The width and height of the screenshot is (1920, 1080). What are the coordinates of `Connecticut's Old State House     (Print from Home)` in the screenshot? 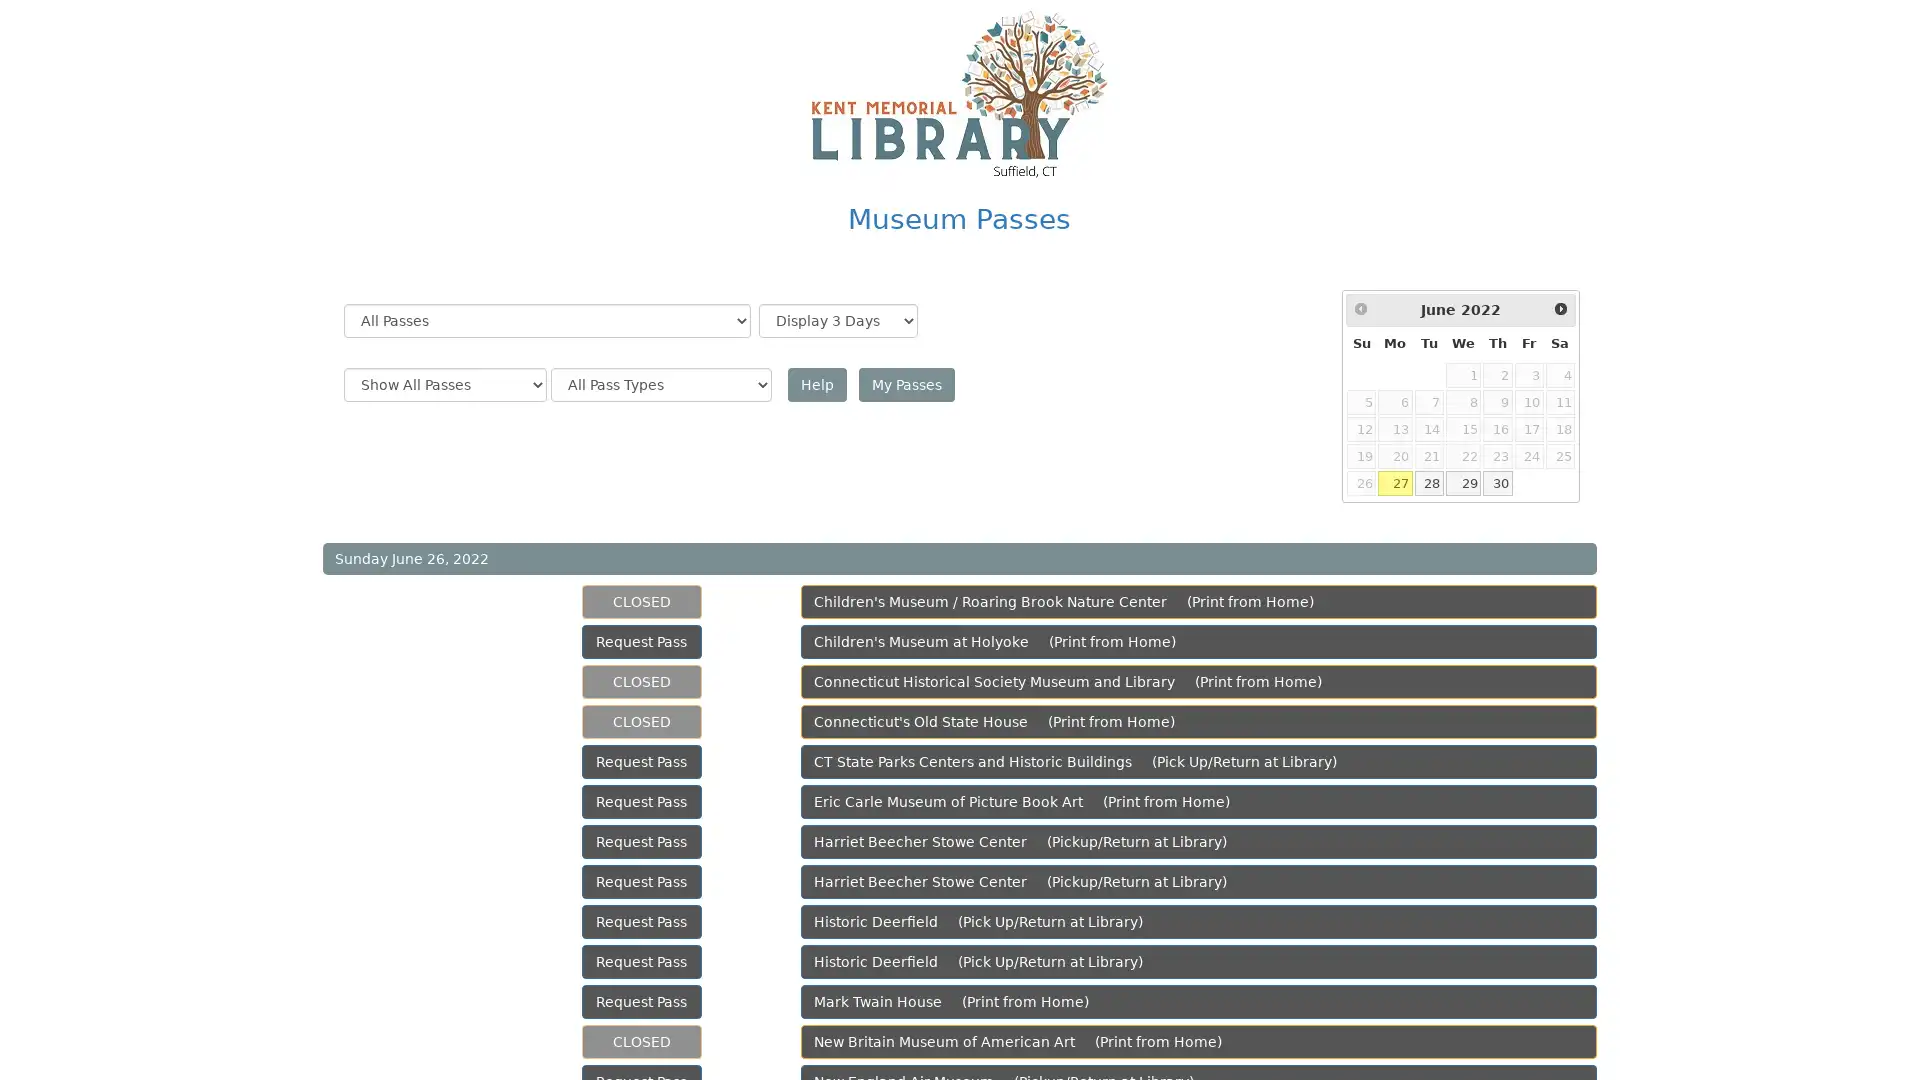 It's located at (1198, 721).